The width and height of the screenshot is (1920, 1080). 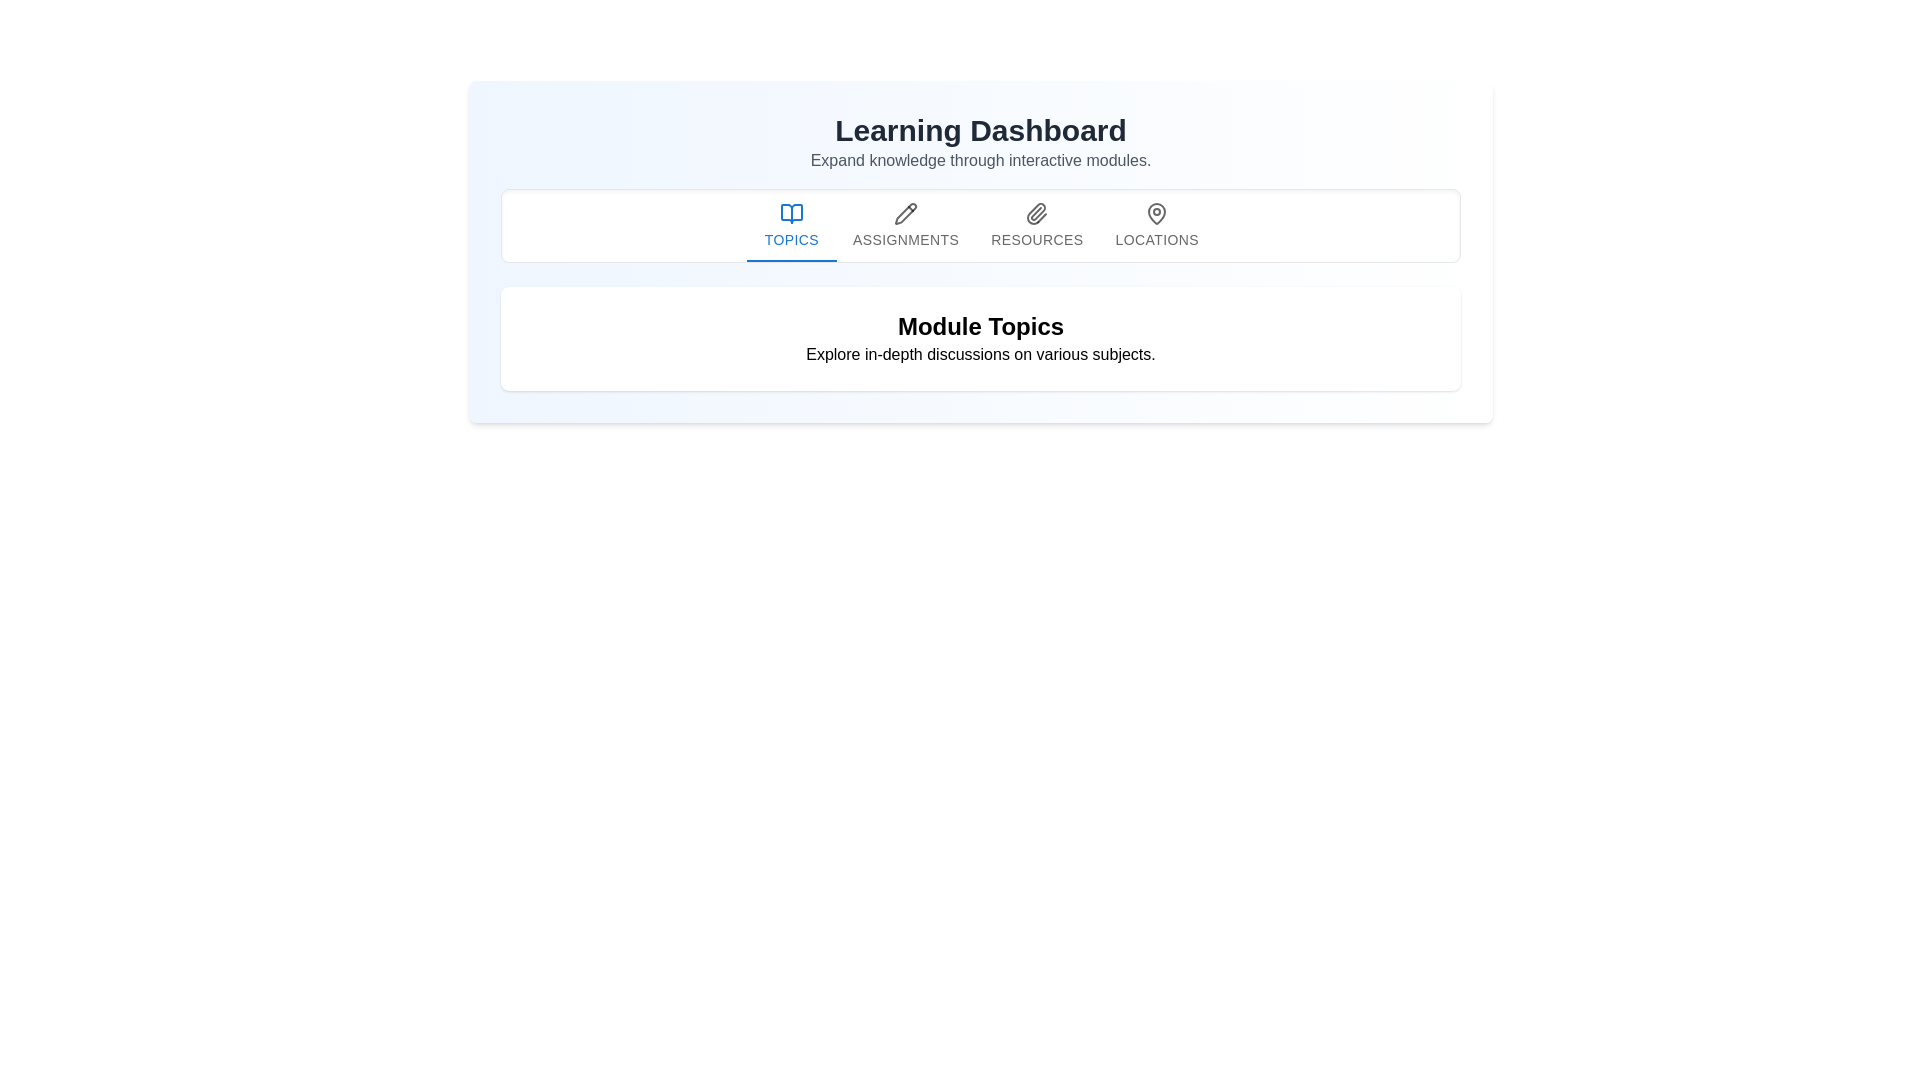 I want to click on the opened book icon in the navigation bar preceding the 'TOPICS' label, so click(x=791, y=214).